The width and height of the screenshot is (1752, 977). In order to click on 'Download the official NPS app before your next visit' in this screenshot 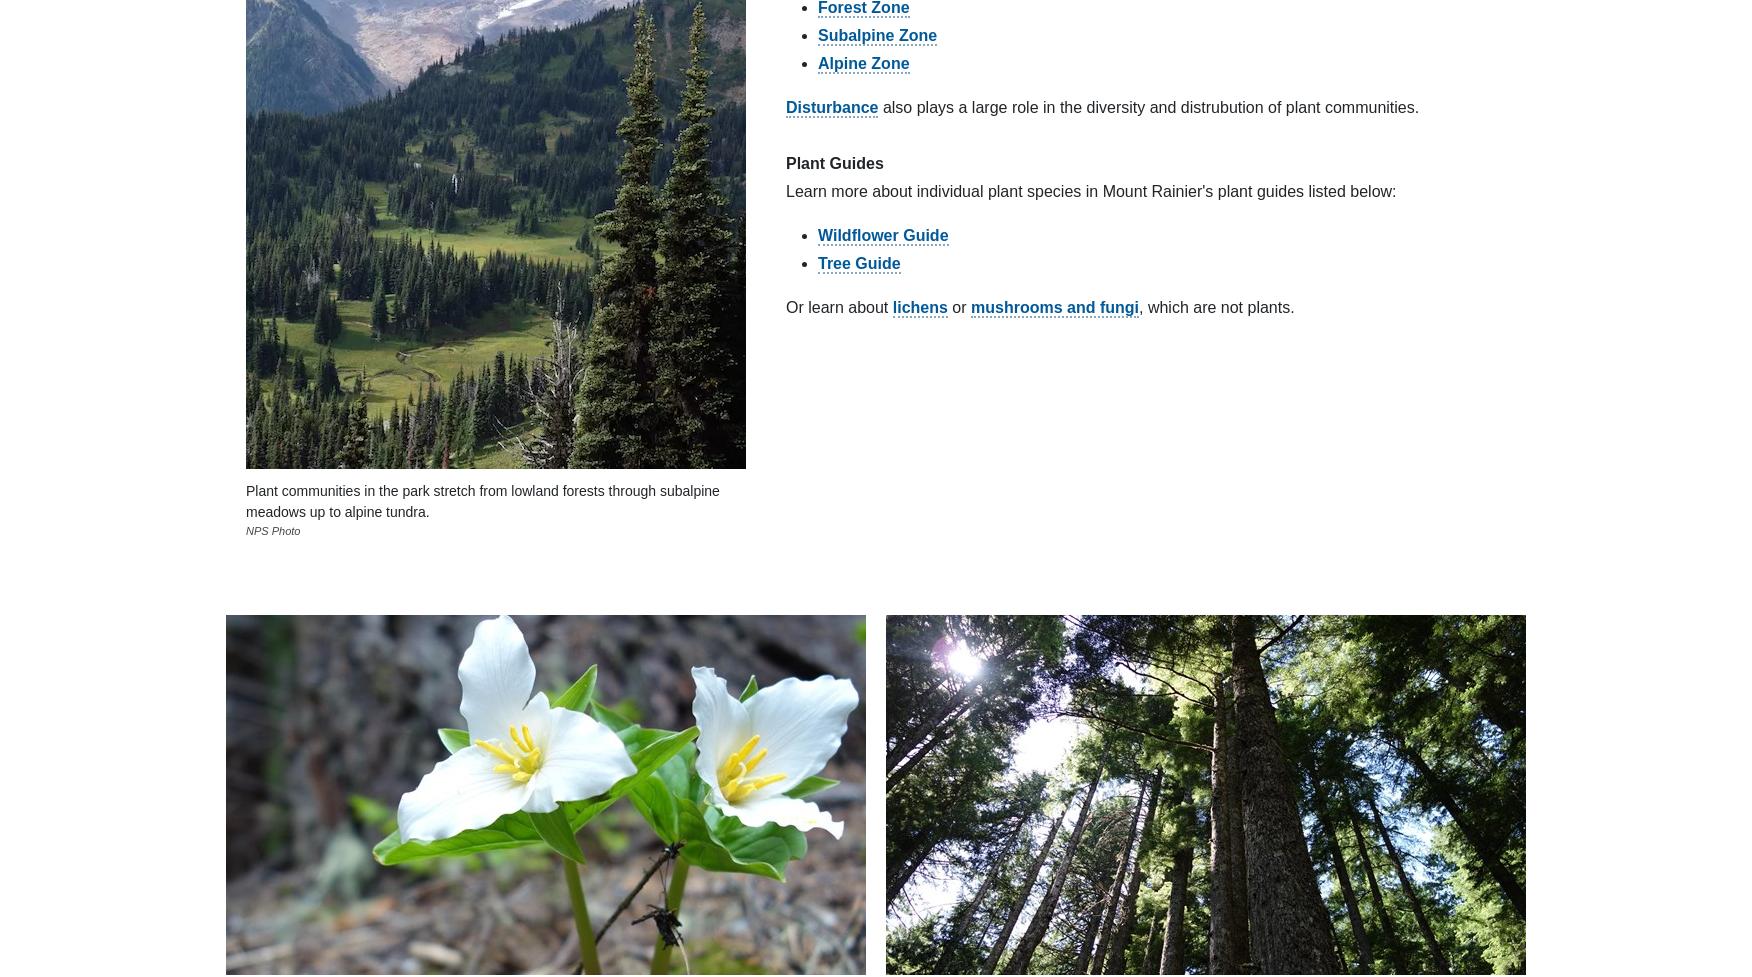, I will do `click(712, 768)`.